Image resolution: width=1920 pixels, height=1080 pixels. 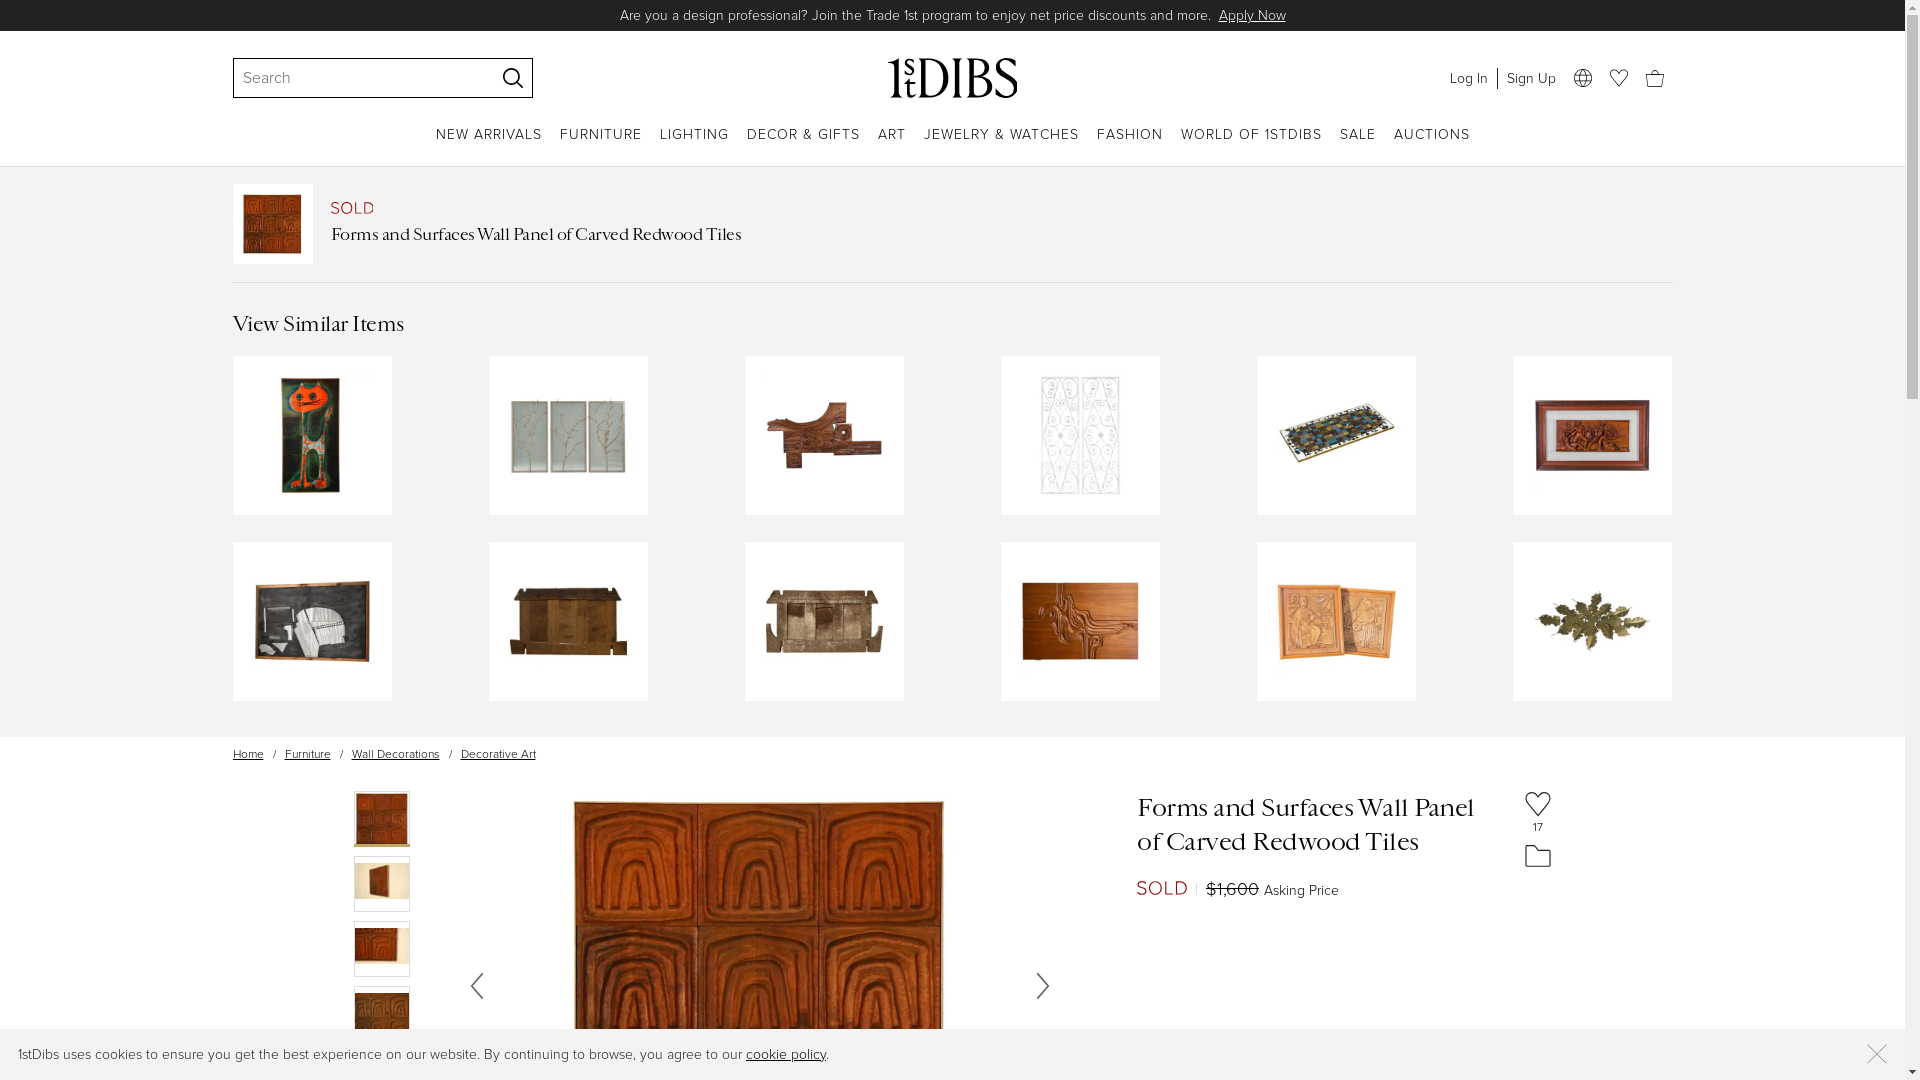 I want to click on 'cookie policy', so click(x=785, y=1053).